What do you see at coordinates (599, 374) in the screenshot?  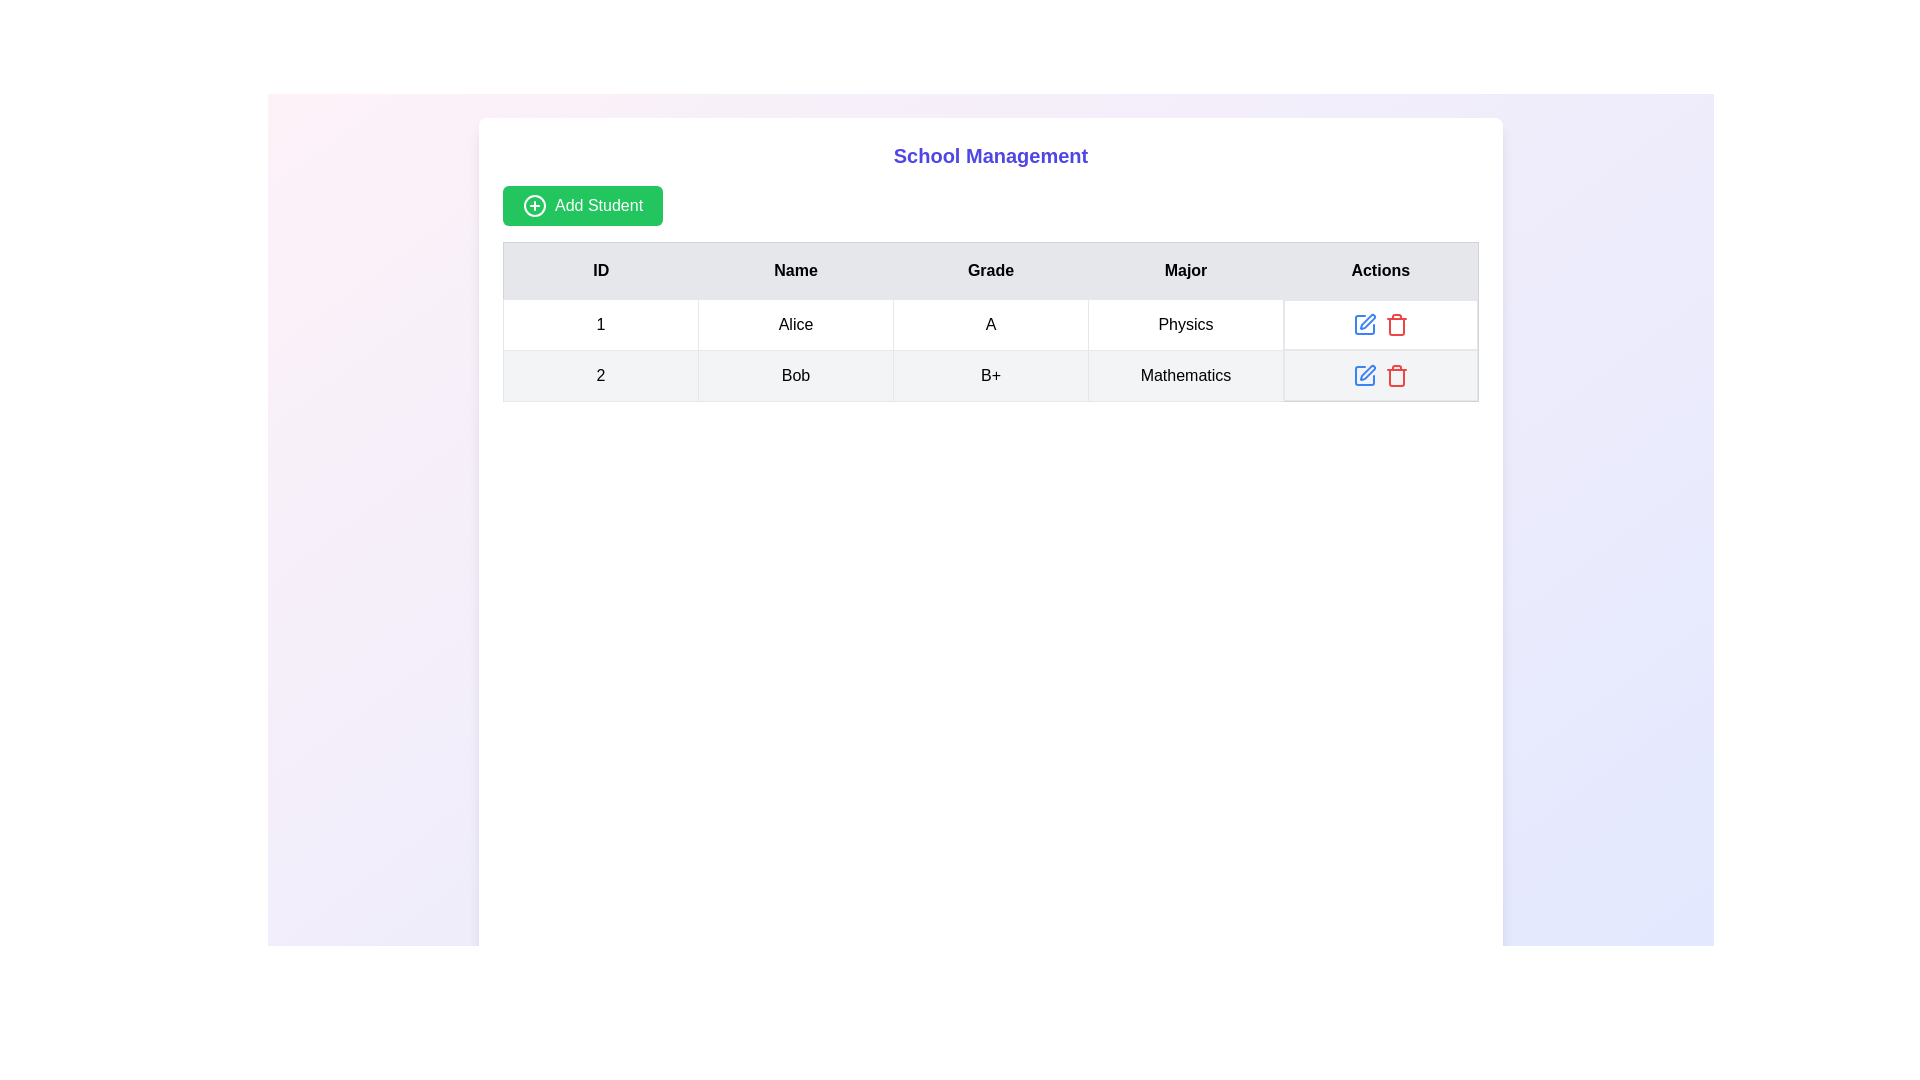 I see `the first cell in the second row of the table that displays the student ID, located under the 'ID' column header` at bounding box center [599, 374].